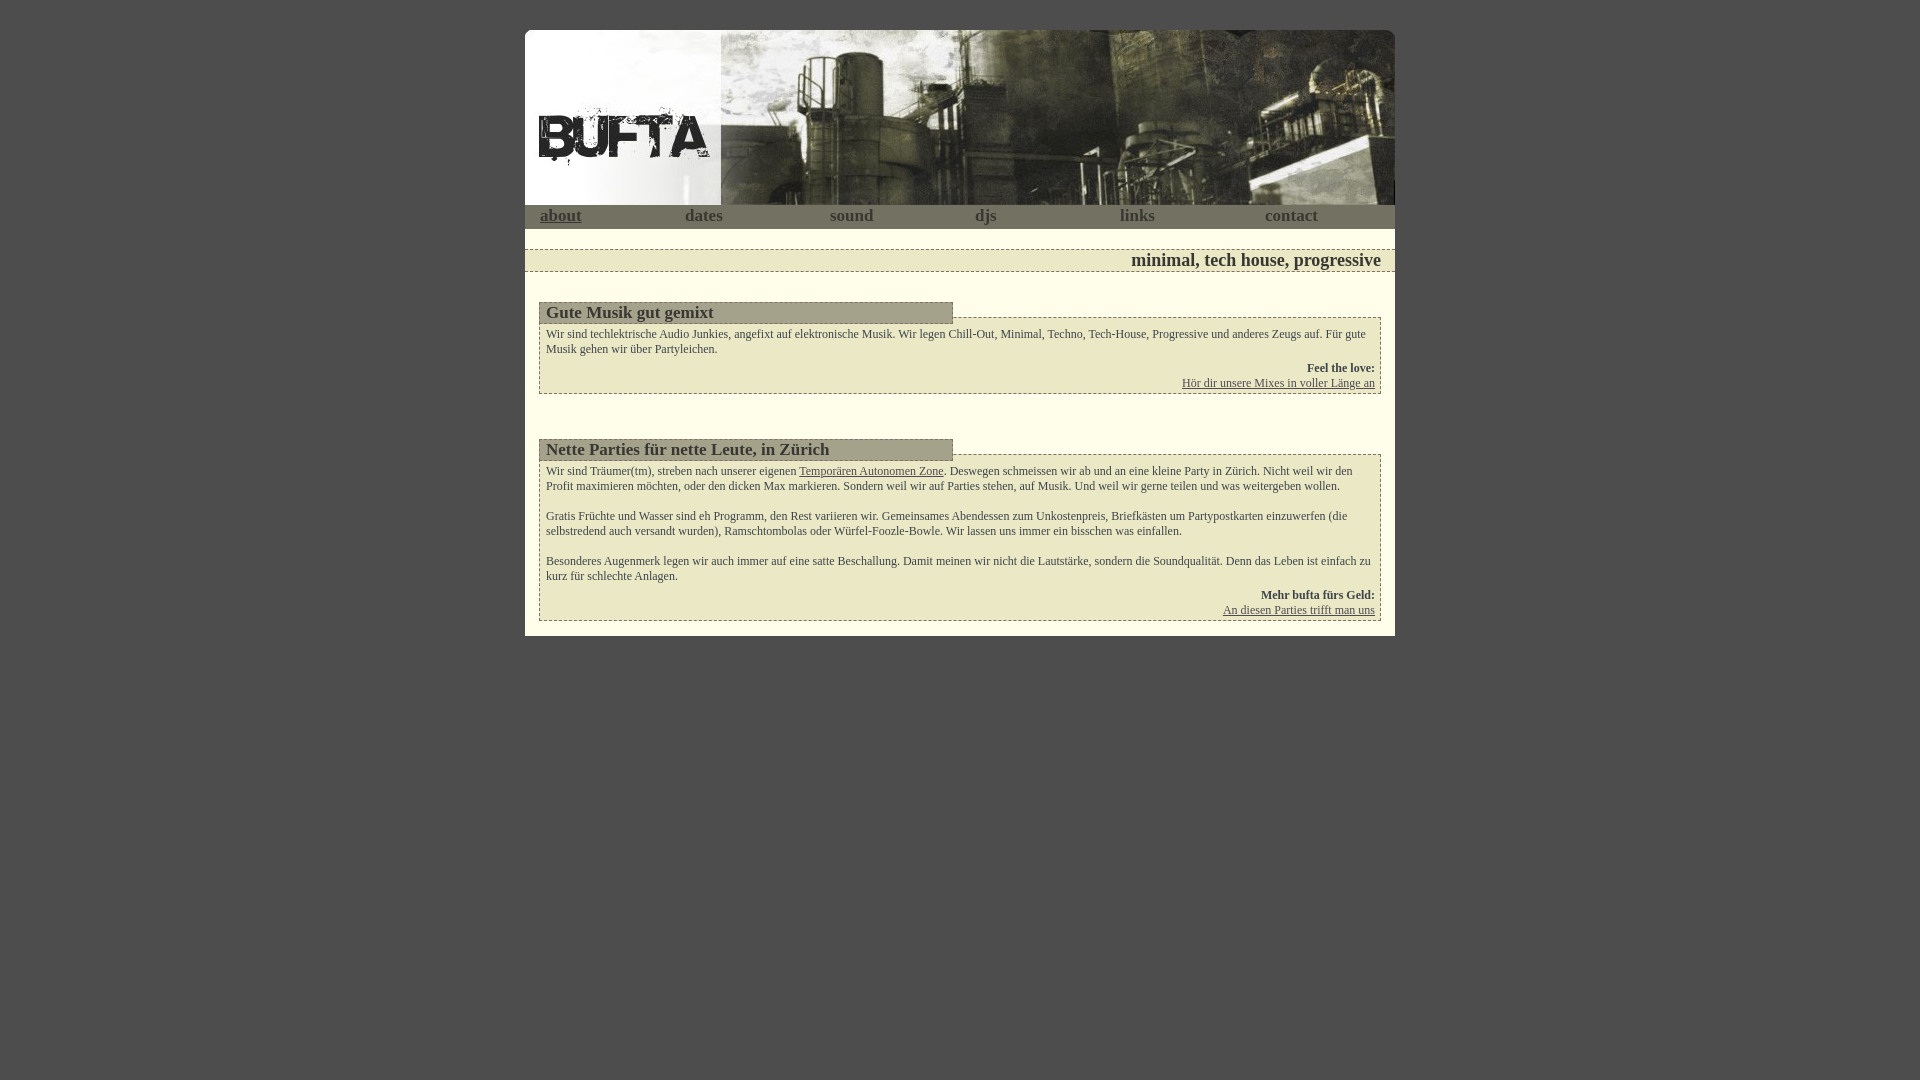  What do you see at coordinates (1291, 215) in the screenshot?
I see `'contact'` at bounding box center [1291, 215].